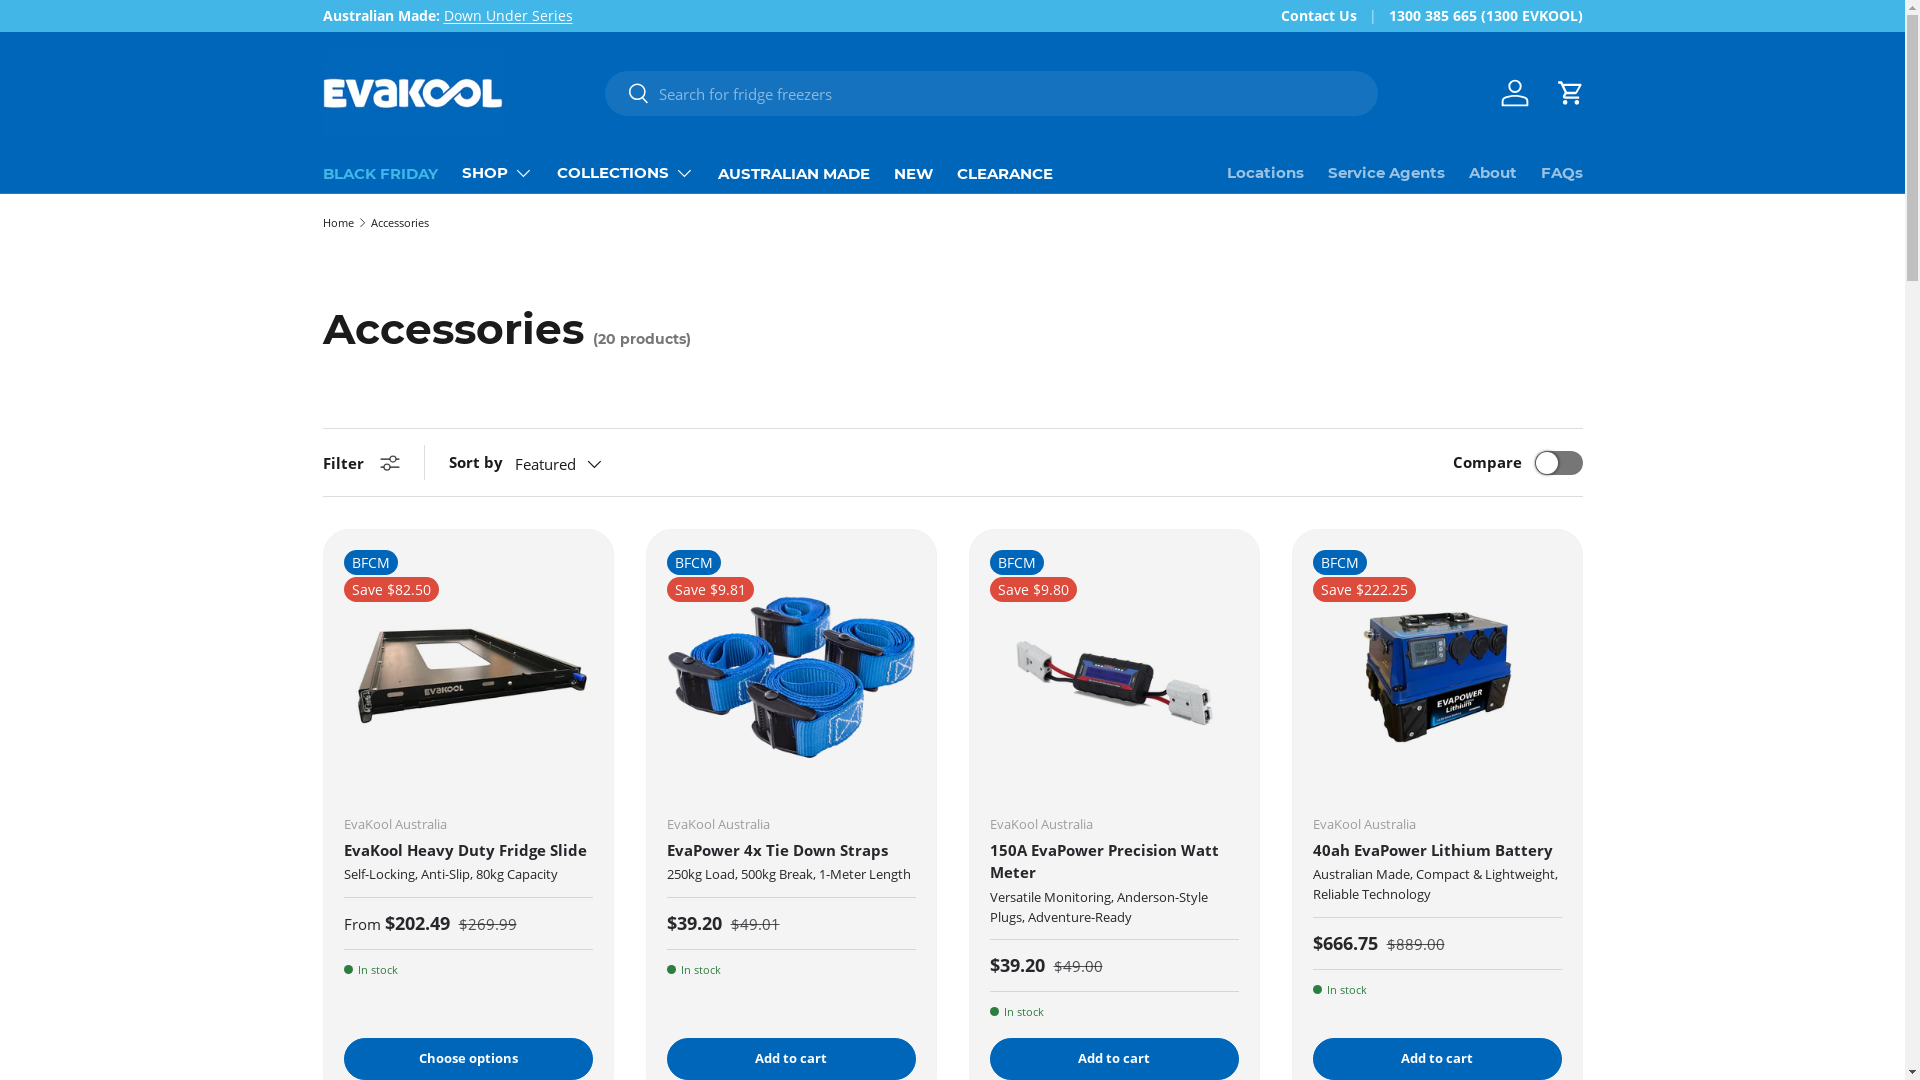 The image size is (1920, 1080). I want to click on 'Skip to content', so click(89, 27).